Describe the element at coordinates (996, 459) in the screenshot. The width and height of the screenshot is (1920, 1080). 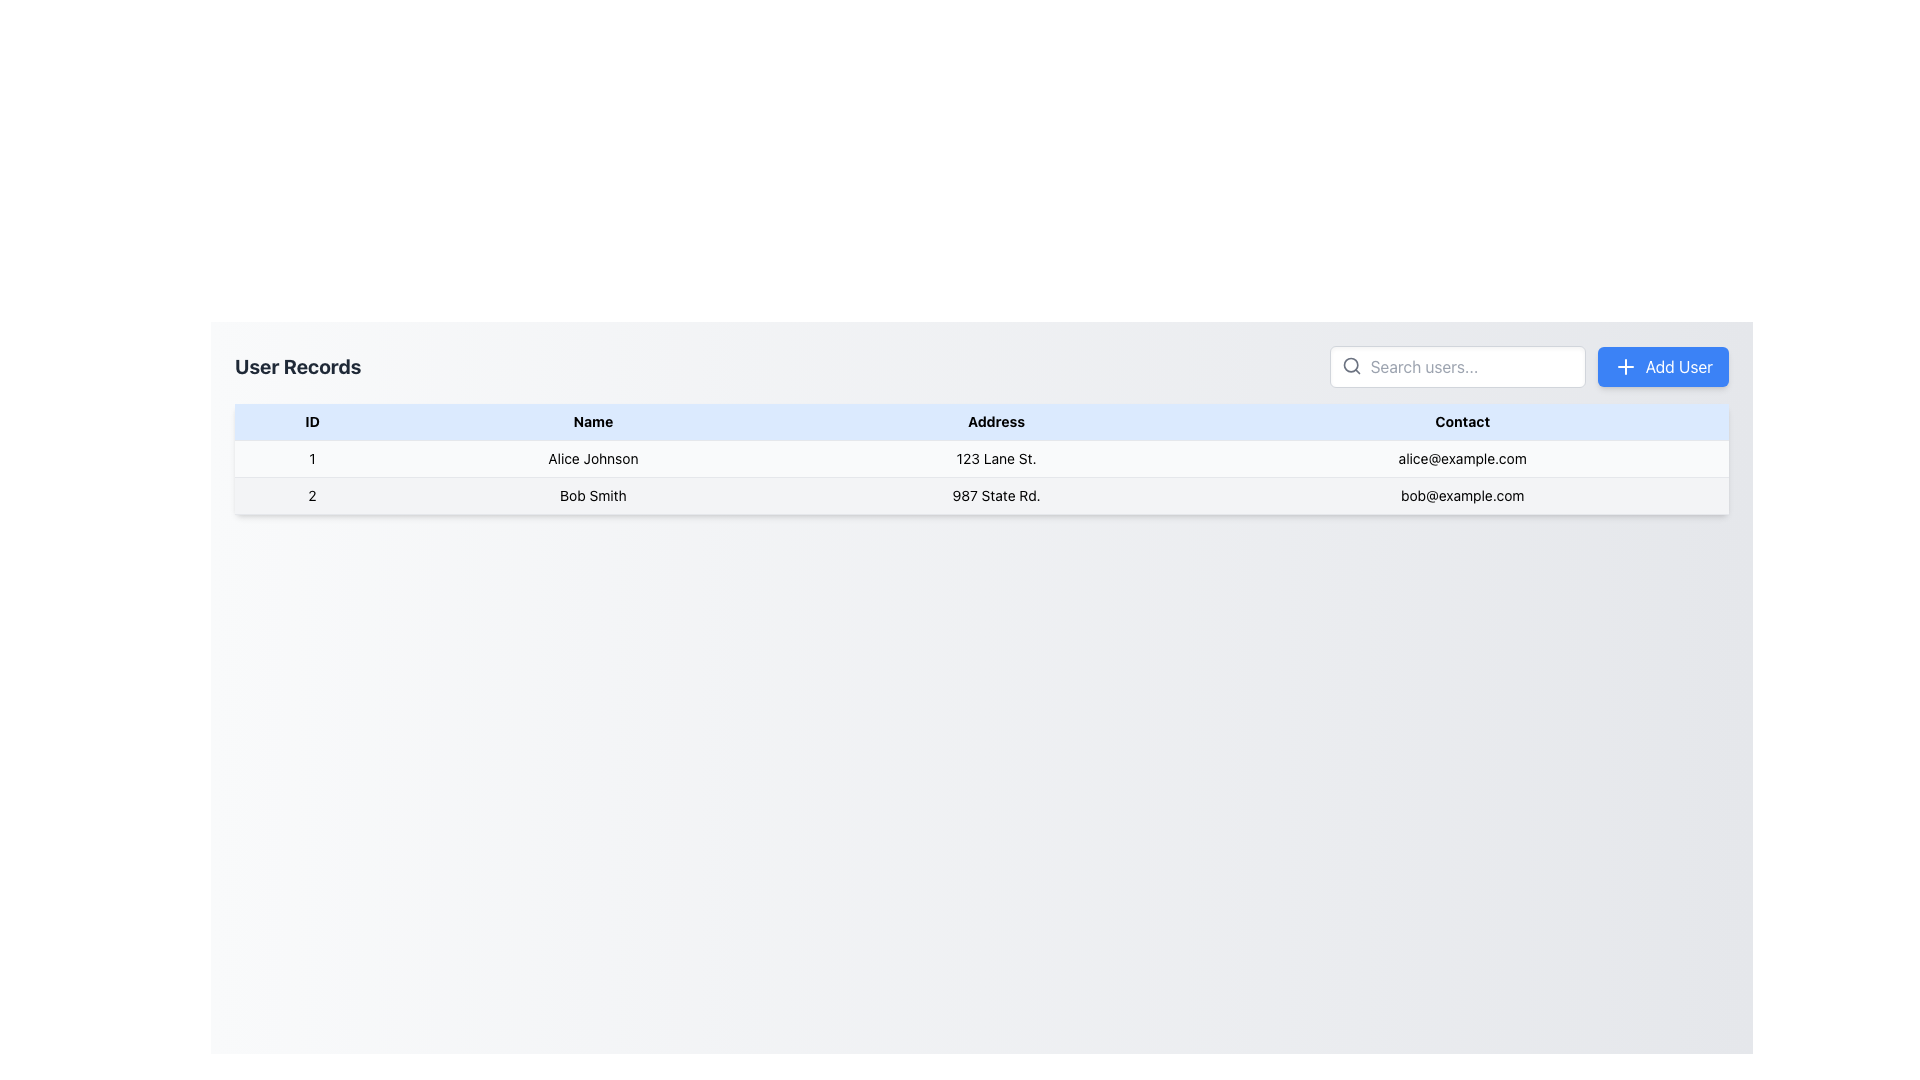
I see `the address information '123 Lane St.' associated with user 'Alice Johnson' in the data table` at that location.